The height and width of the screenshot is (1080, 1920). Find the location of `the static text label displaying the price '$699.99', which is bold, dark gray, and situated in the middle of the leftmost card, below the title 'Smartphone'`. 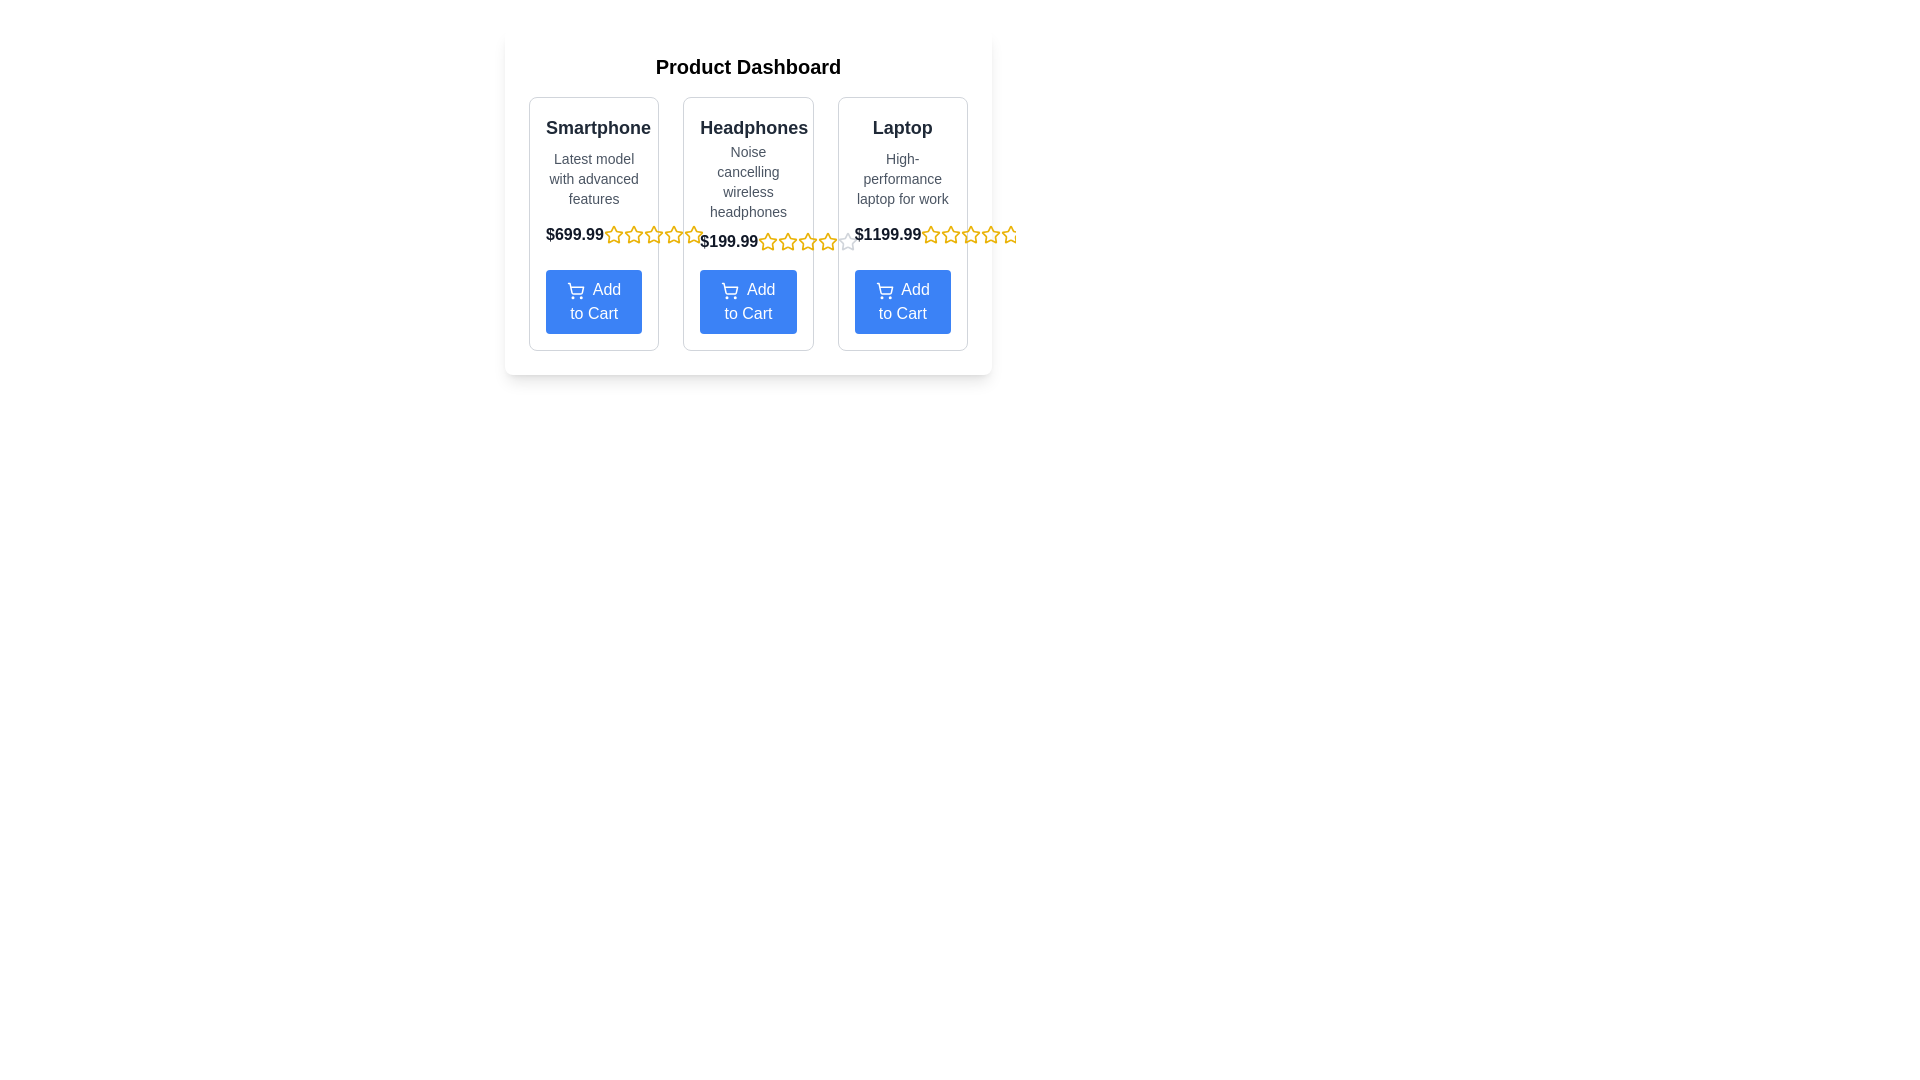

the static text label displaying the price '$699.99', which is bold, dark gray, and situated in the middle of the leftmost card, below the title 'Smartphone' is located at coordinates (573, 234).